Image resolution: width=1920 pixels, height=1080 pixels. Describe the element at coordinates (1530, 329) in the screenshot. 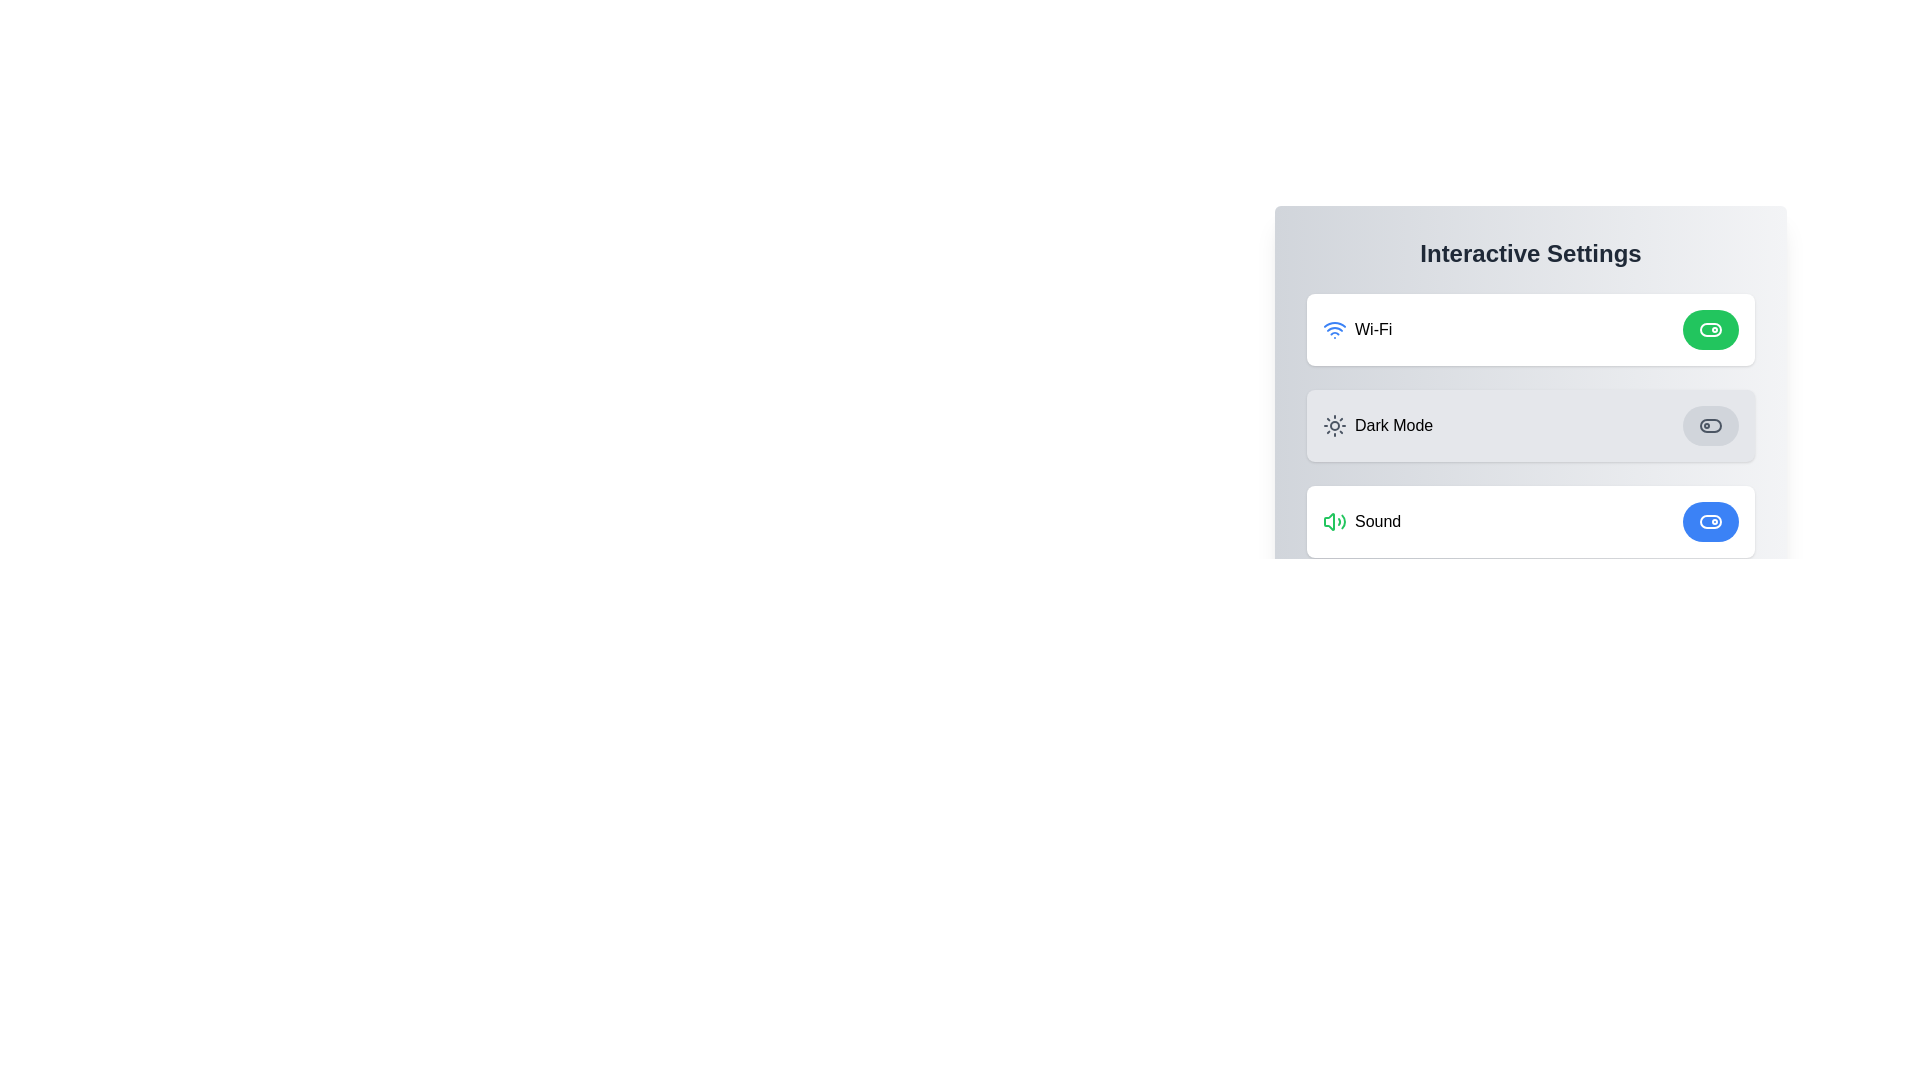

I see `the Wi-Fi toggleable list item for visual confirmation as it is the first item in the 'Interactive Settings' list` at that location.